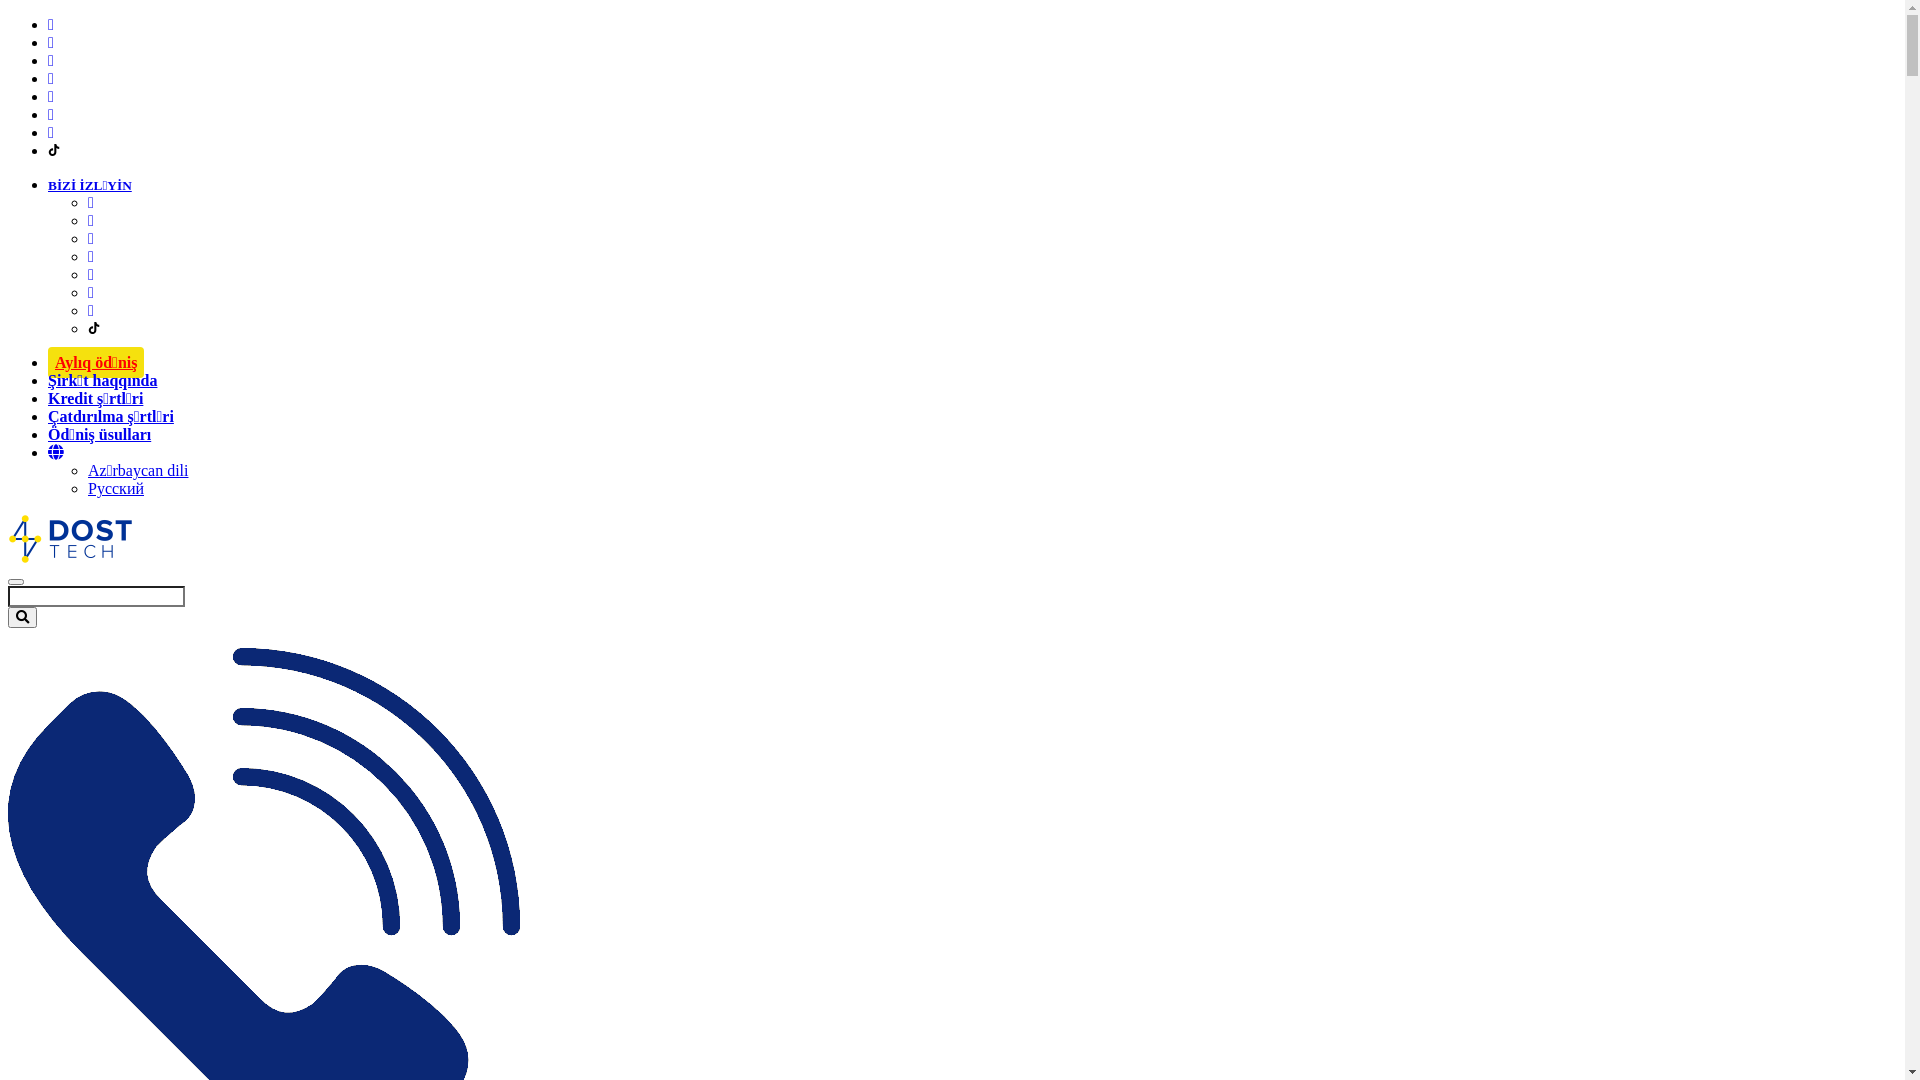 This screenshot has width=1920, height=1080. What do you see at coordinates (51, 96) in the screenshot?
I see `'Whatsapp'` at bounding box center [51, 96].